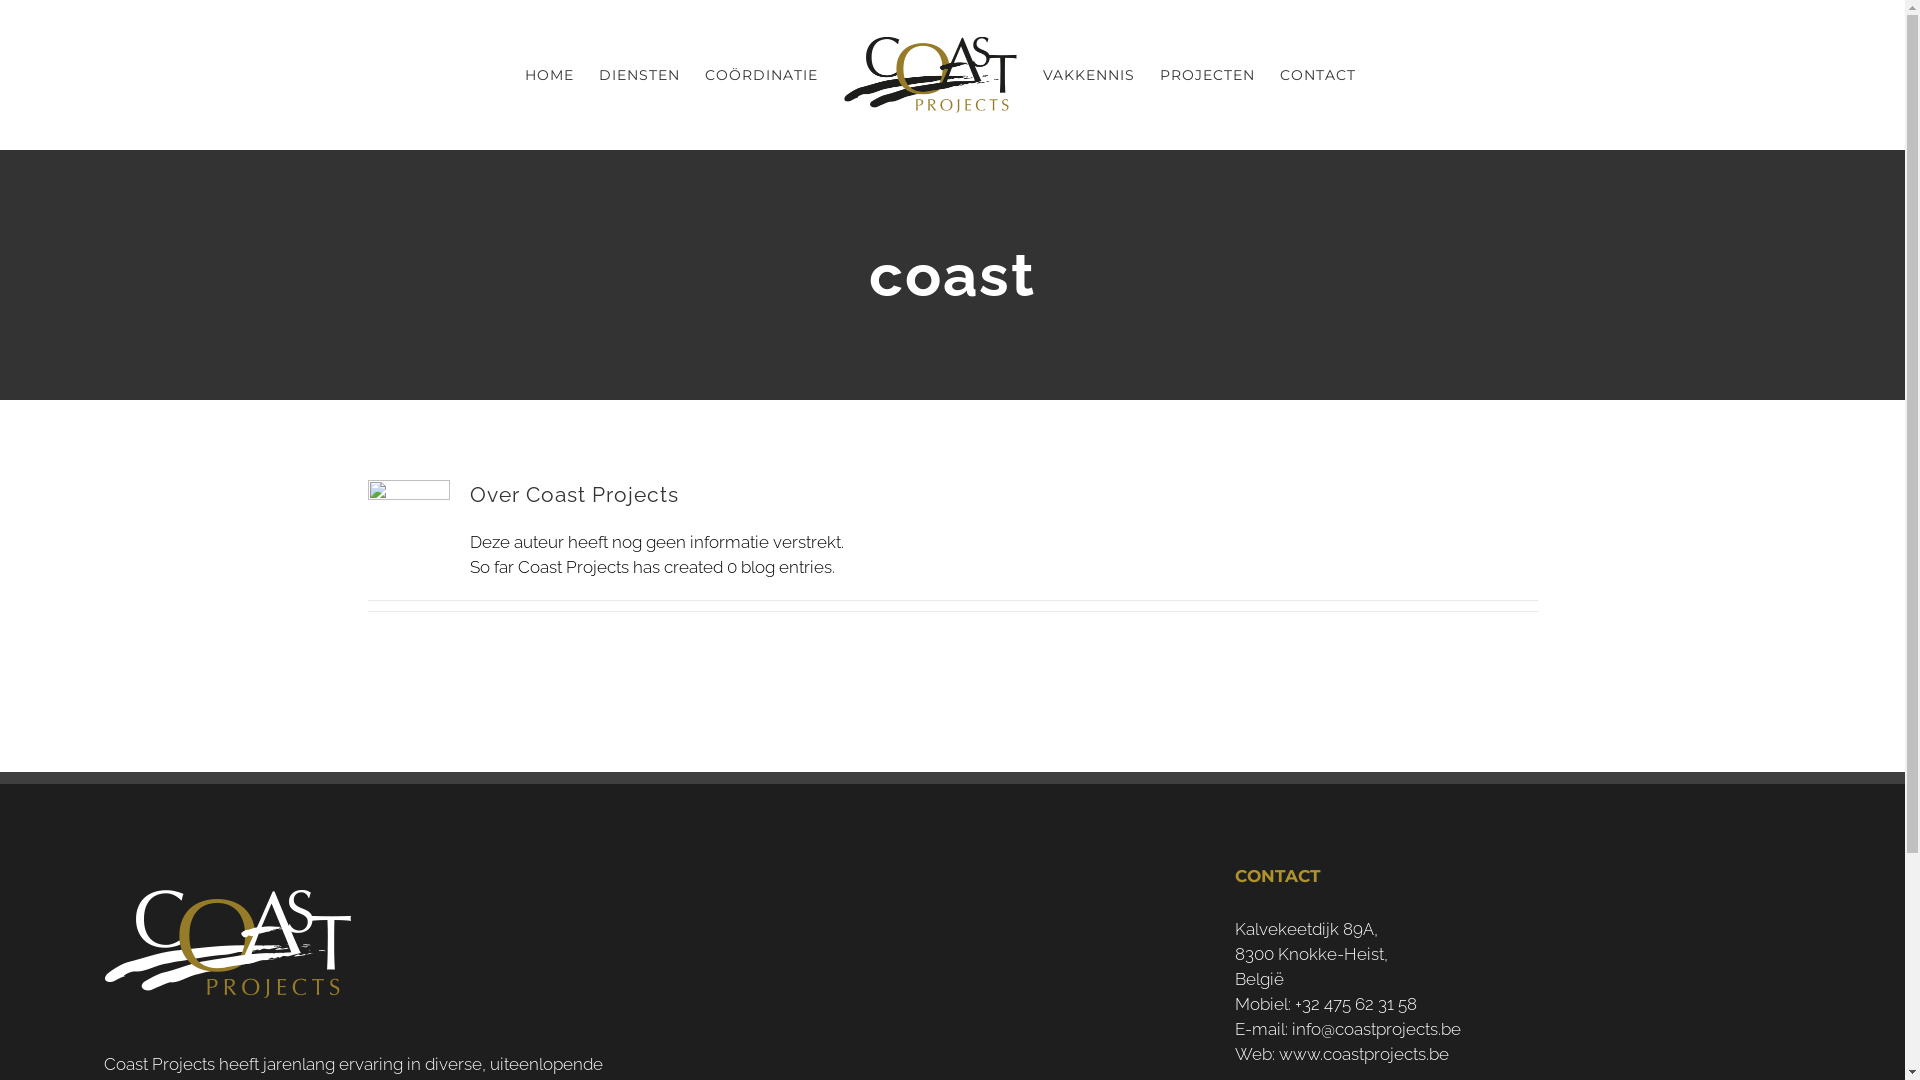  I want to click on 'info@coastprojects.be', so click(1375, 1029).